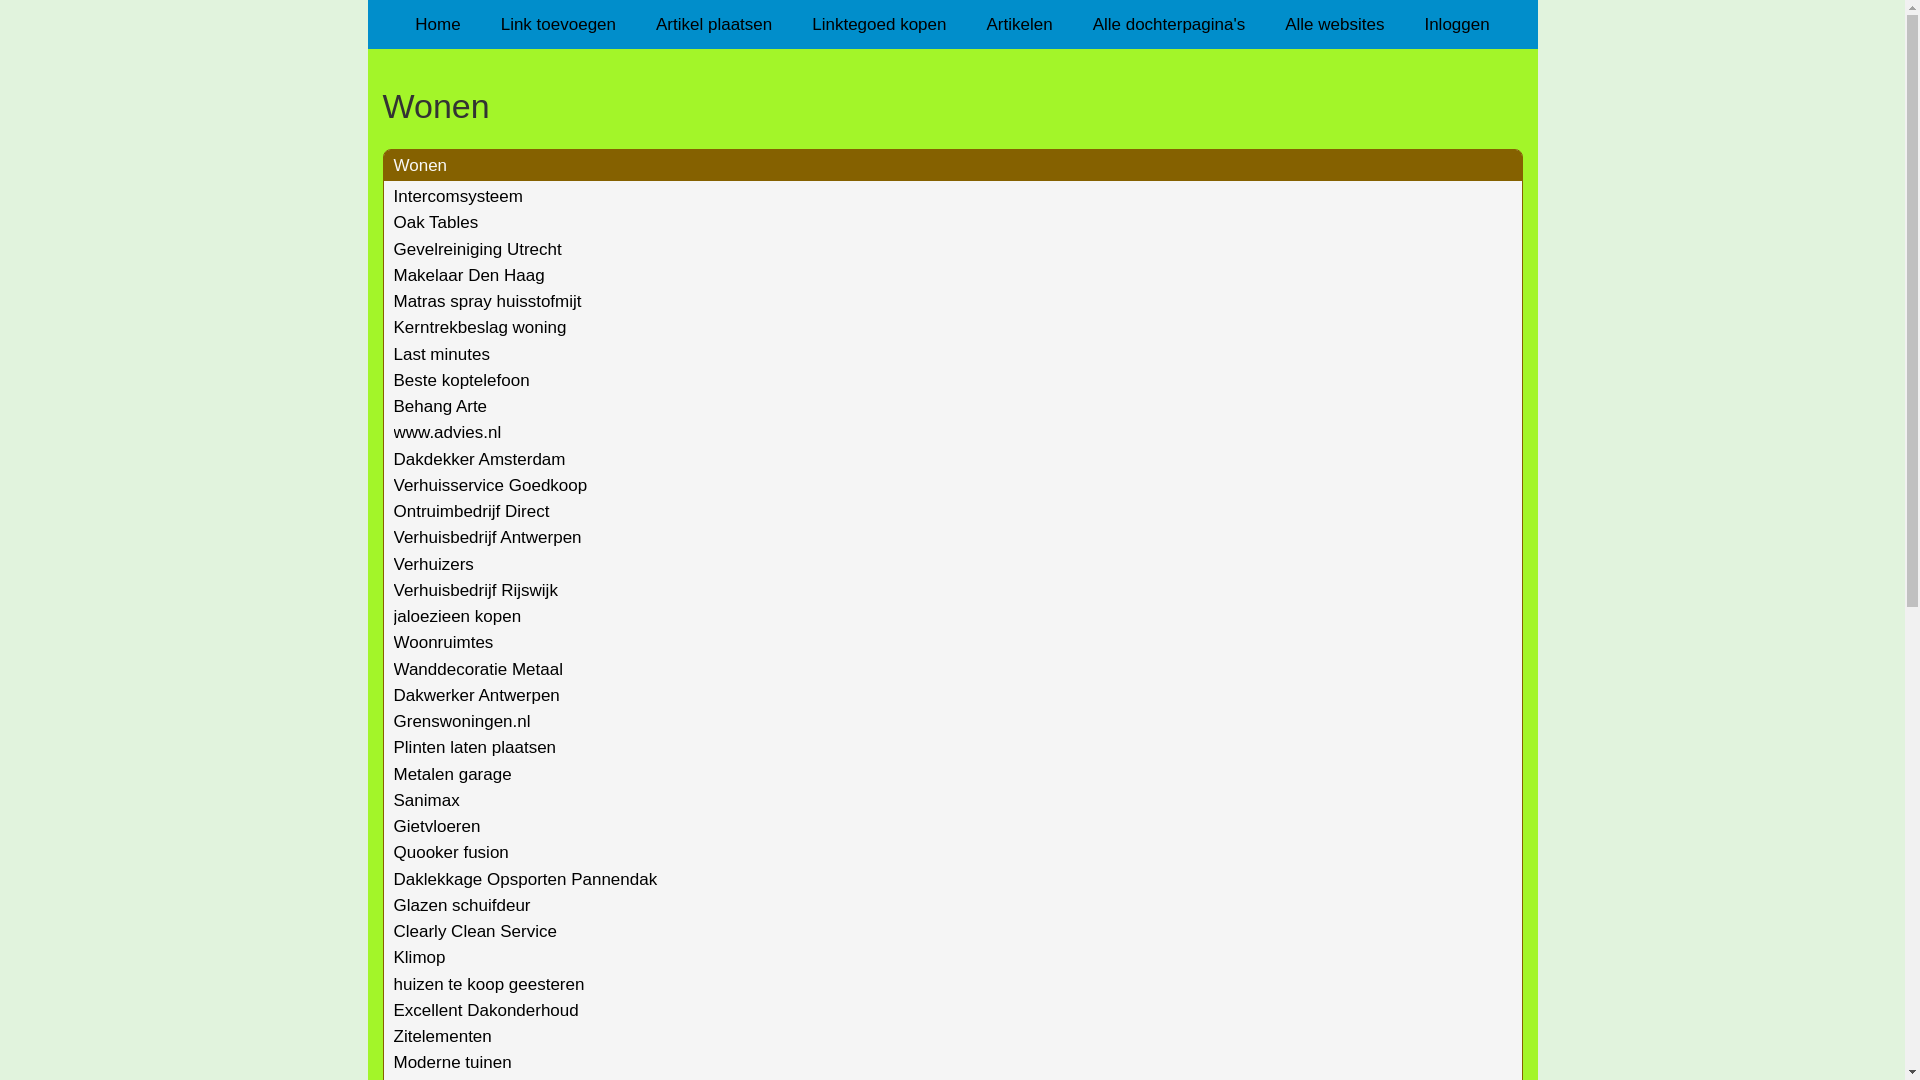  What do you see at coordinates (474, 589) in the screenshot?
I see `'Verhuisbedrijf Rijswijk'` at bounding box center [474, 589].